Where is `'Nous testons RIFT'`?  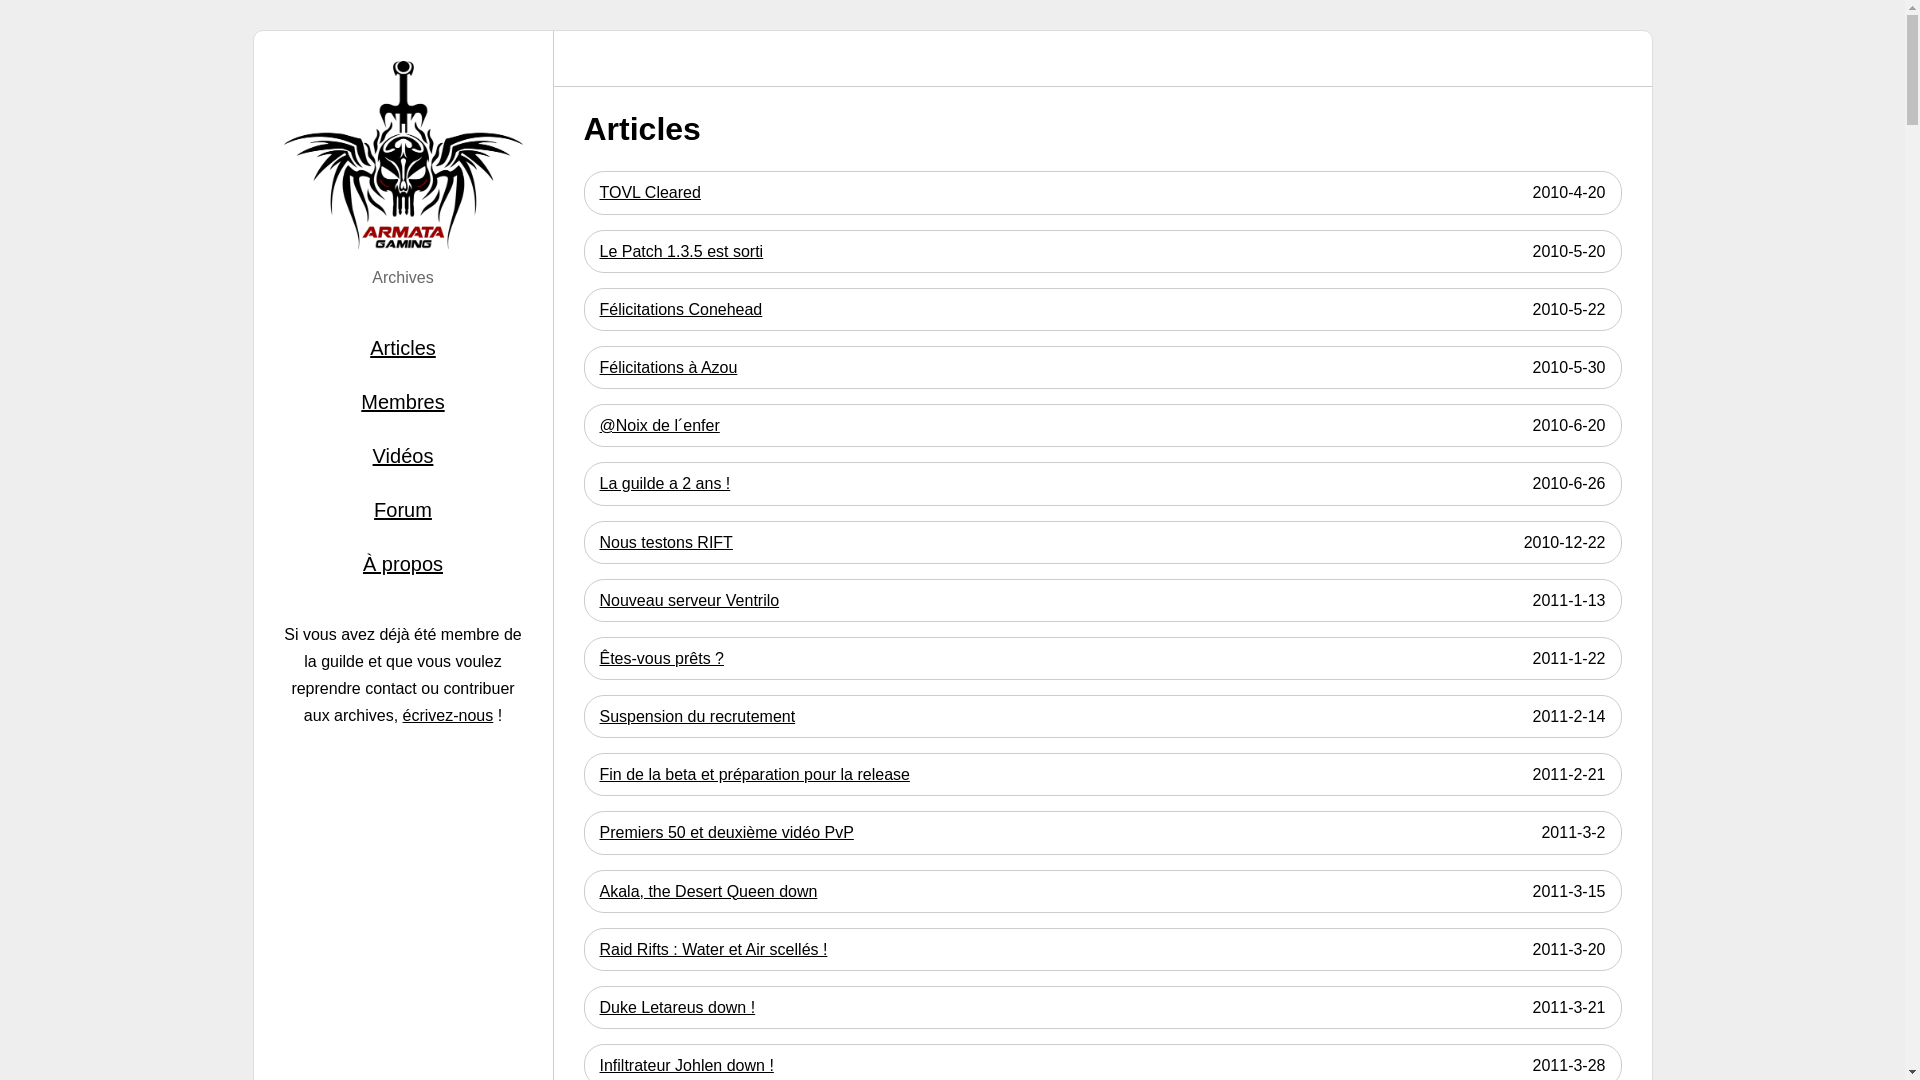 'Nous testons RIFT' is located at coordinates (666, 542).